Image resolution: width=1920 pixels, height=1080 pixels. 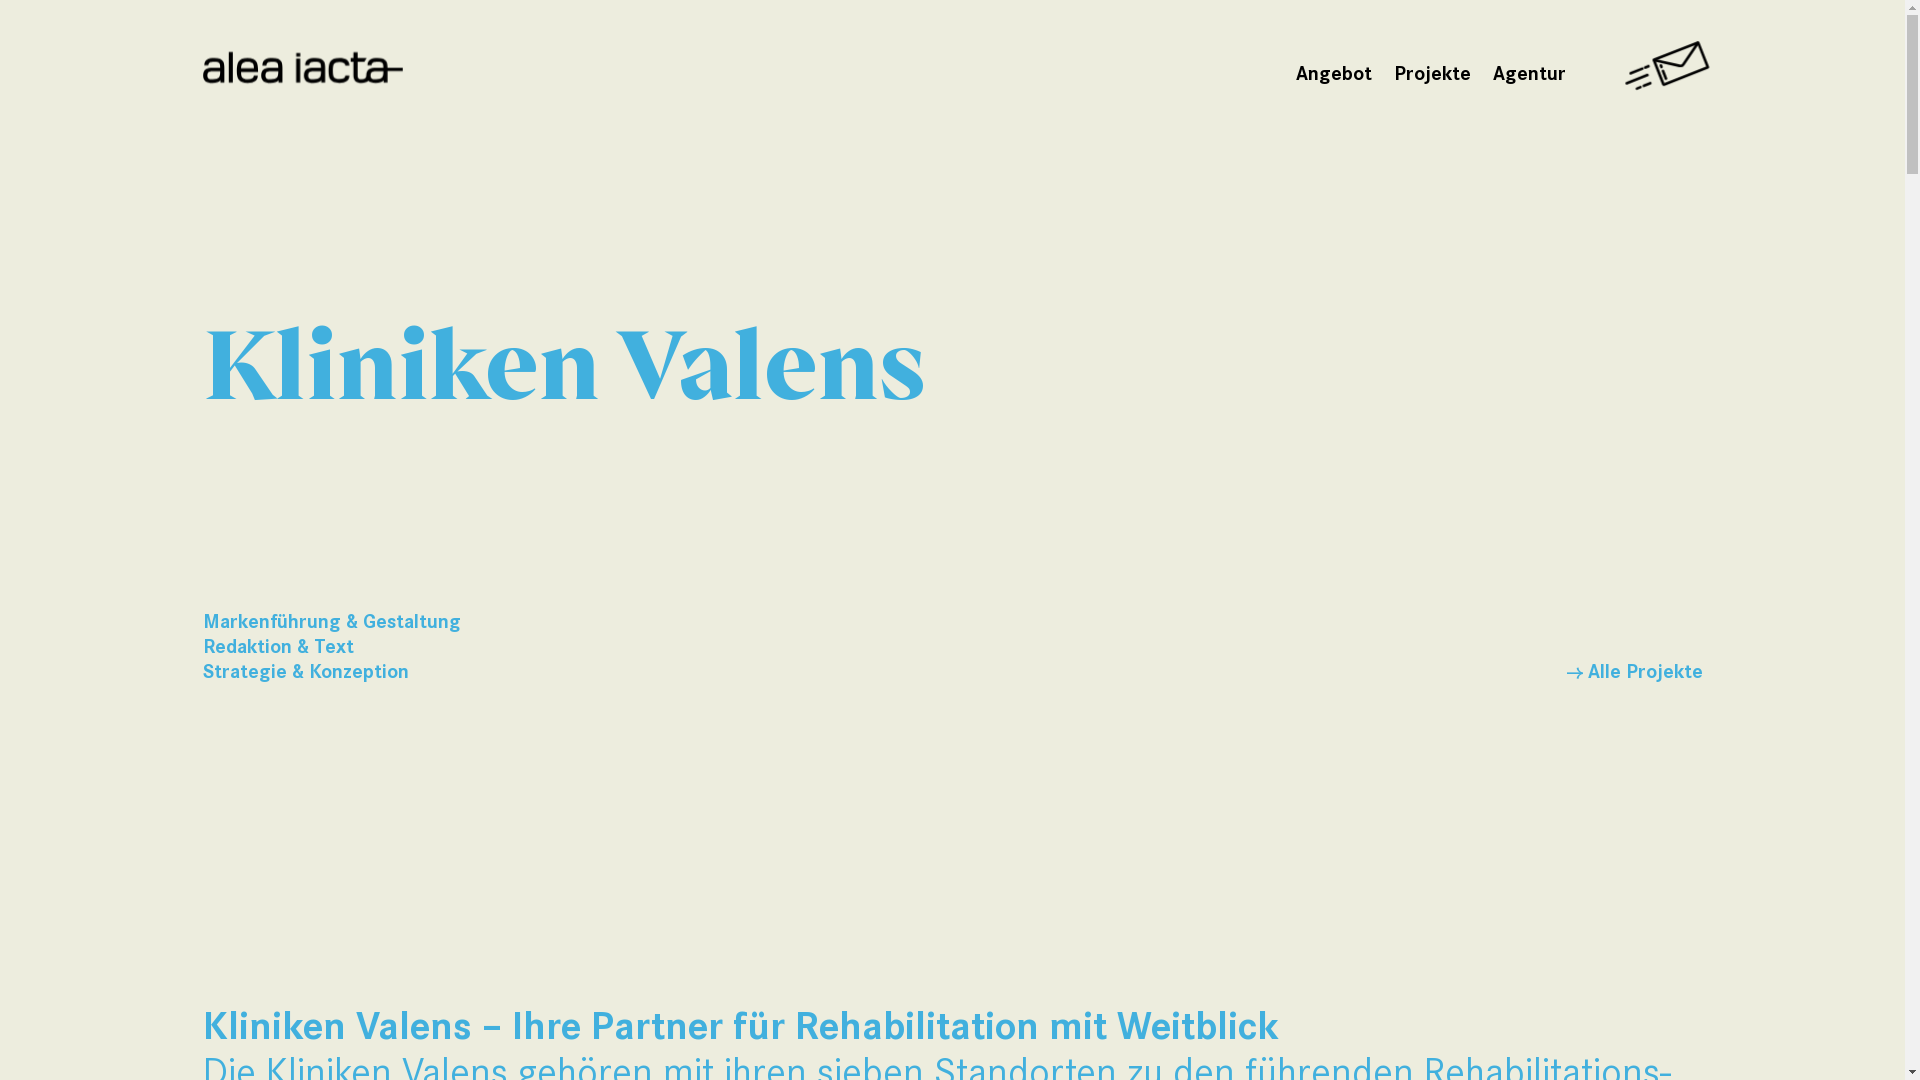 What do you see at coordinates (301, 68) in the screenshot?
I see `'Logo alea iacta'` at bounding box center [301, 68].